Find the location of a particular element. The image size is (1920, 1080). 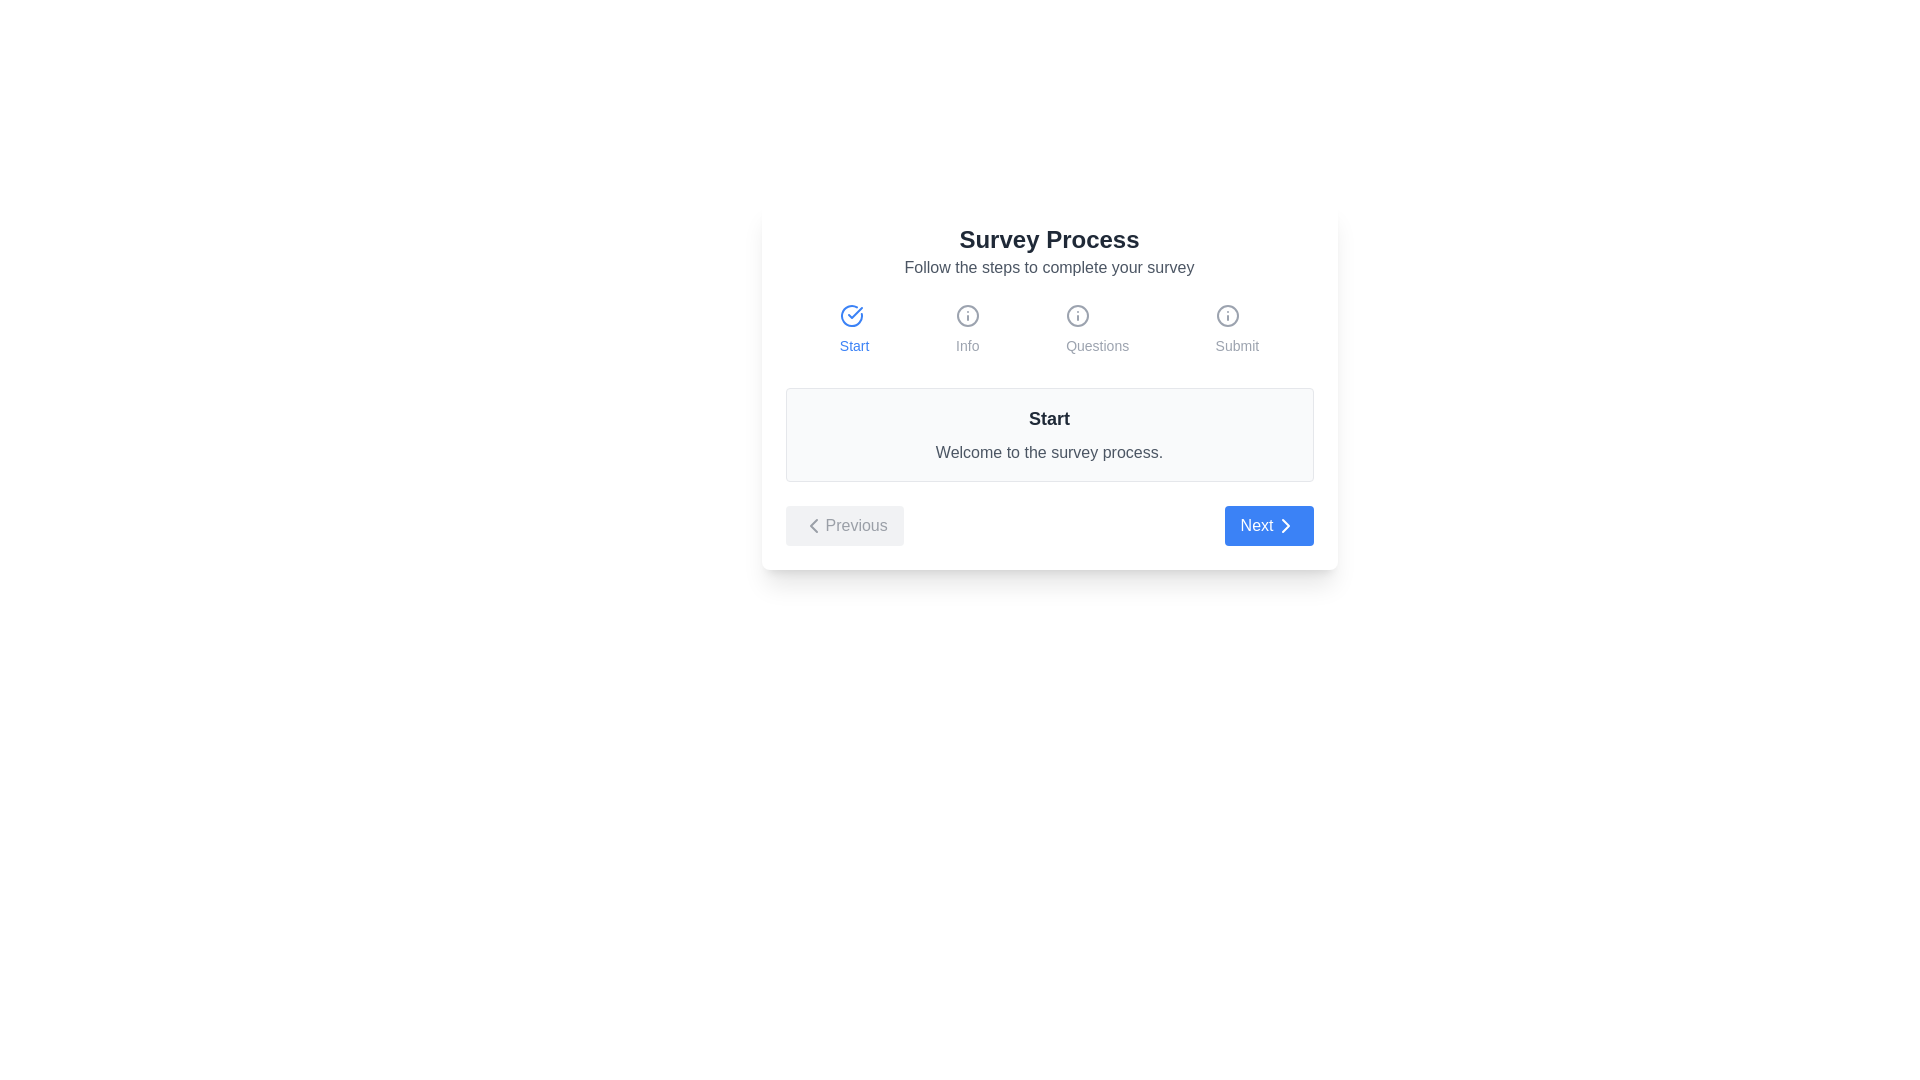

the right-facing chevron icon that indicates the next step in navigation, positioned to the right of the 'Next' button in the survey navigation interface is located at coordinates (1285, 524).